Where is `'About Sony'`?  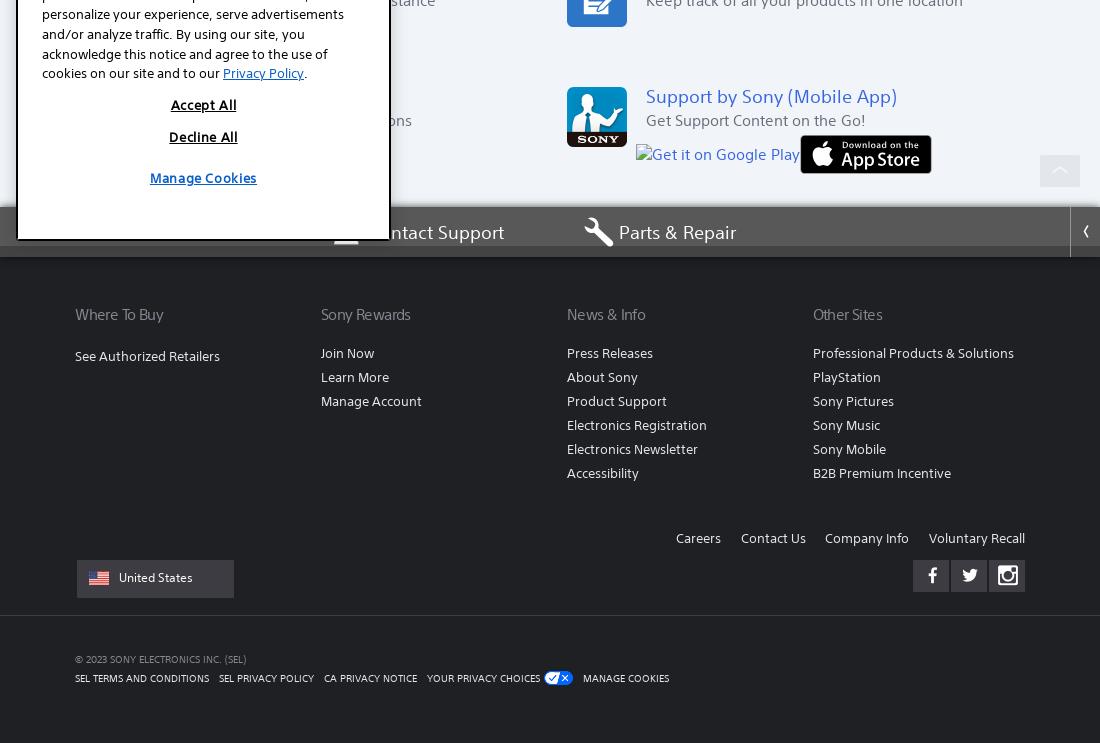
'About Sony' is located at coordinates (600, 376).